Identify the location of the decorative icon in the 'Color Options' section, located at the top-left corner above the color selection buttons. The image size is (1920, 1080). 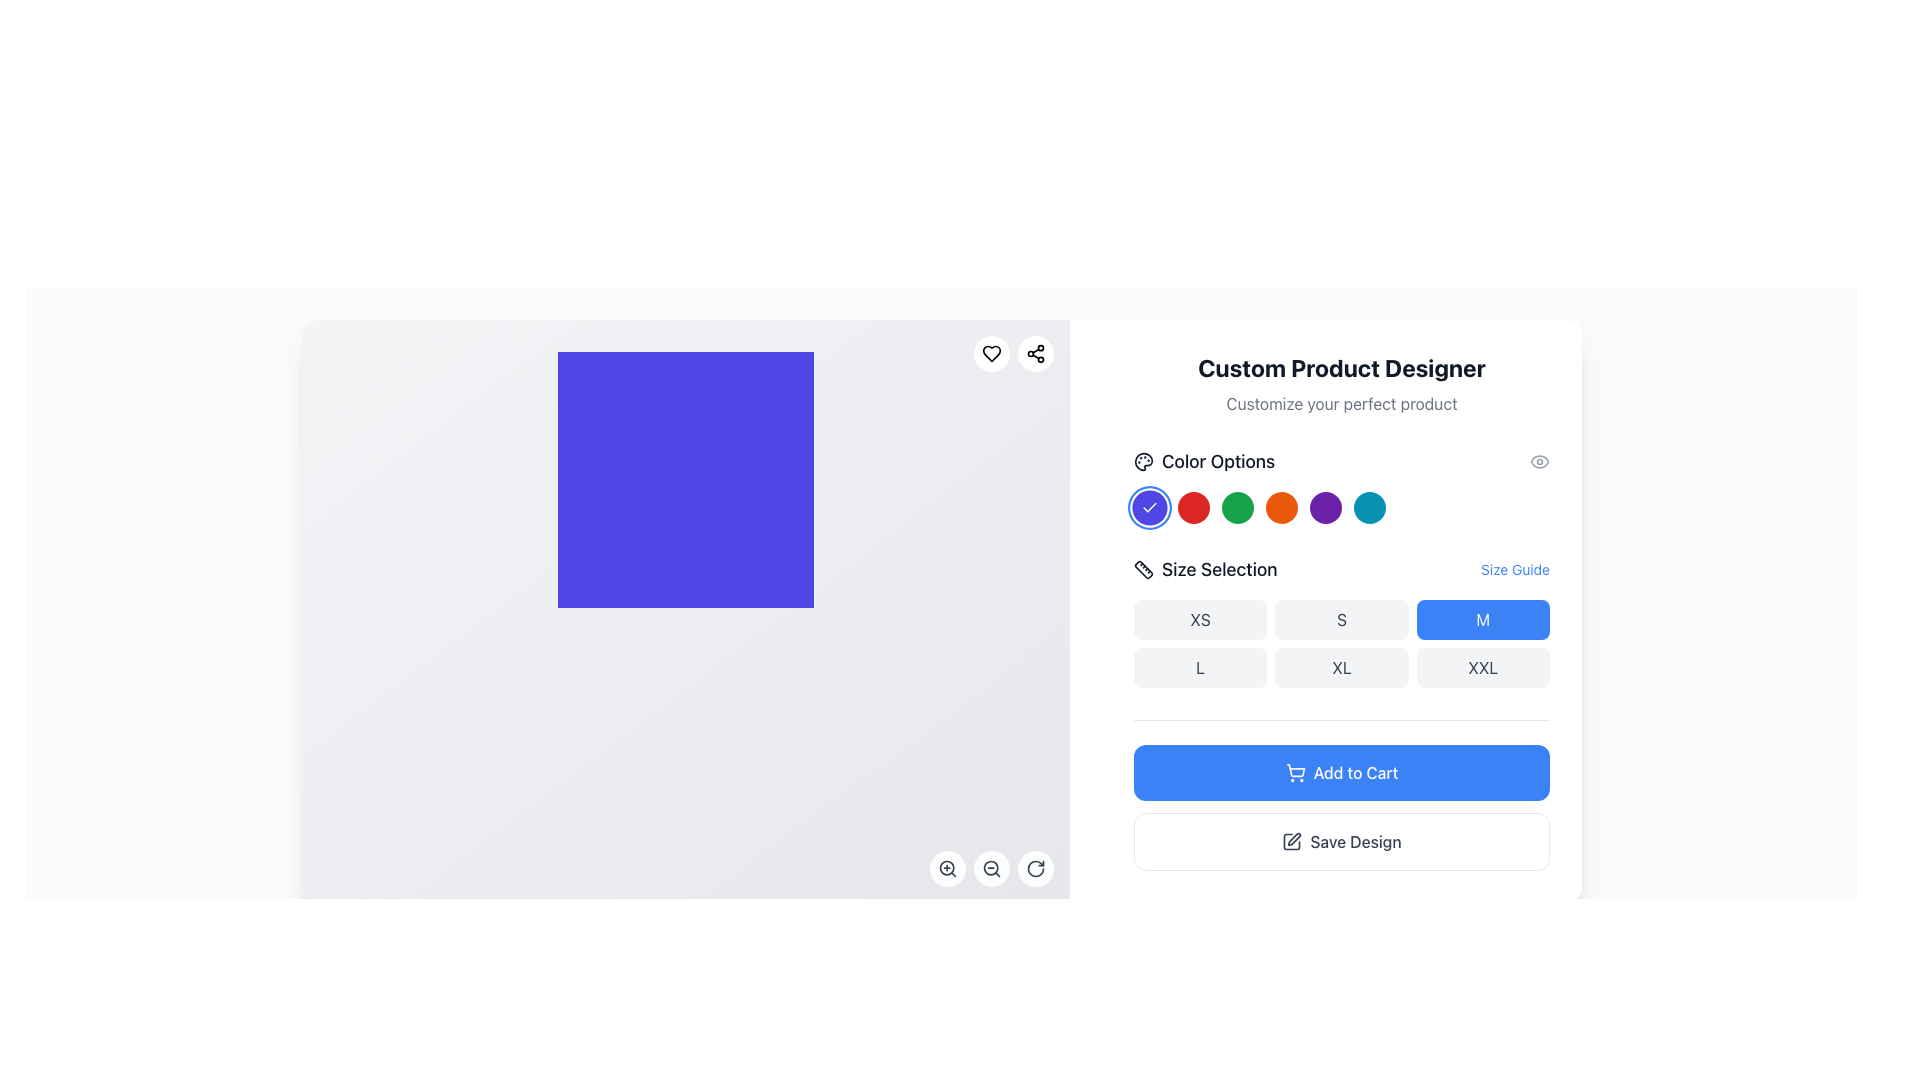
(1143, 462).